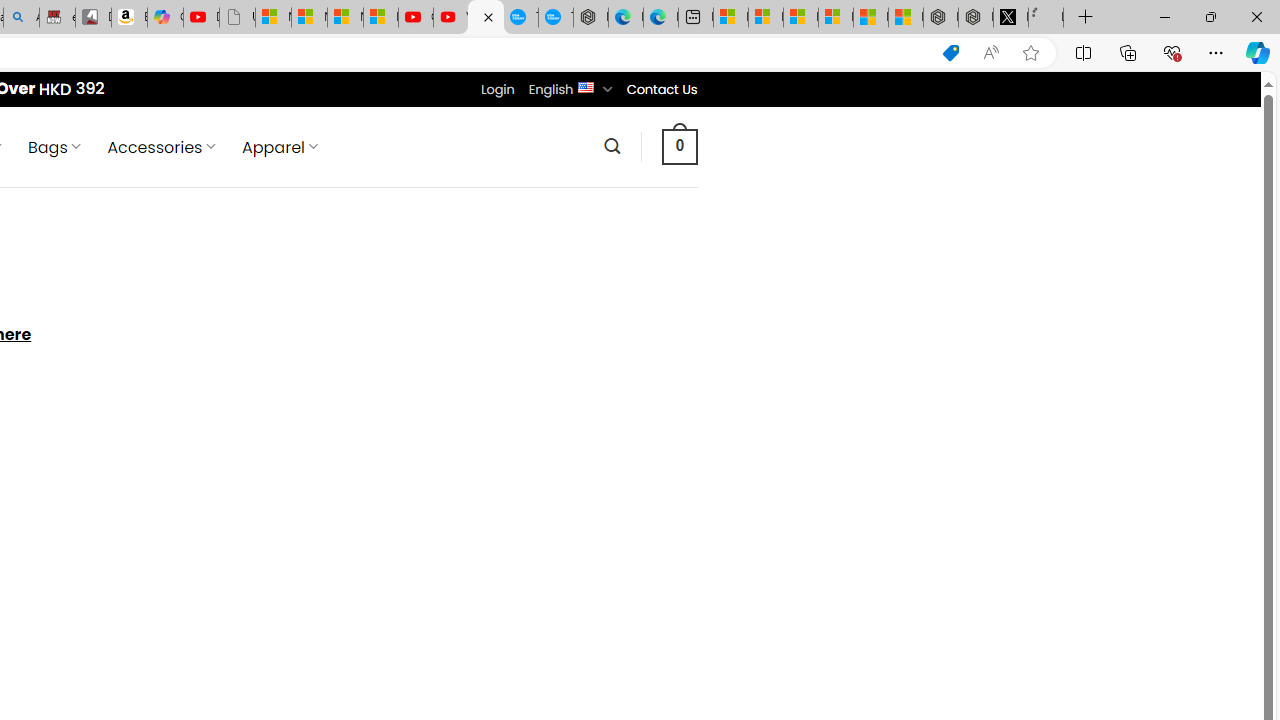 Image resolution: width=1280 pixels, height=720 pixels. I want to click on 'Copilot', so click(165, 17).